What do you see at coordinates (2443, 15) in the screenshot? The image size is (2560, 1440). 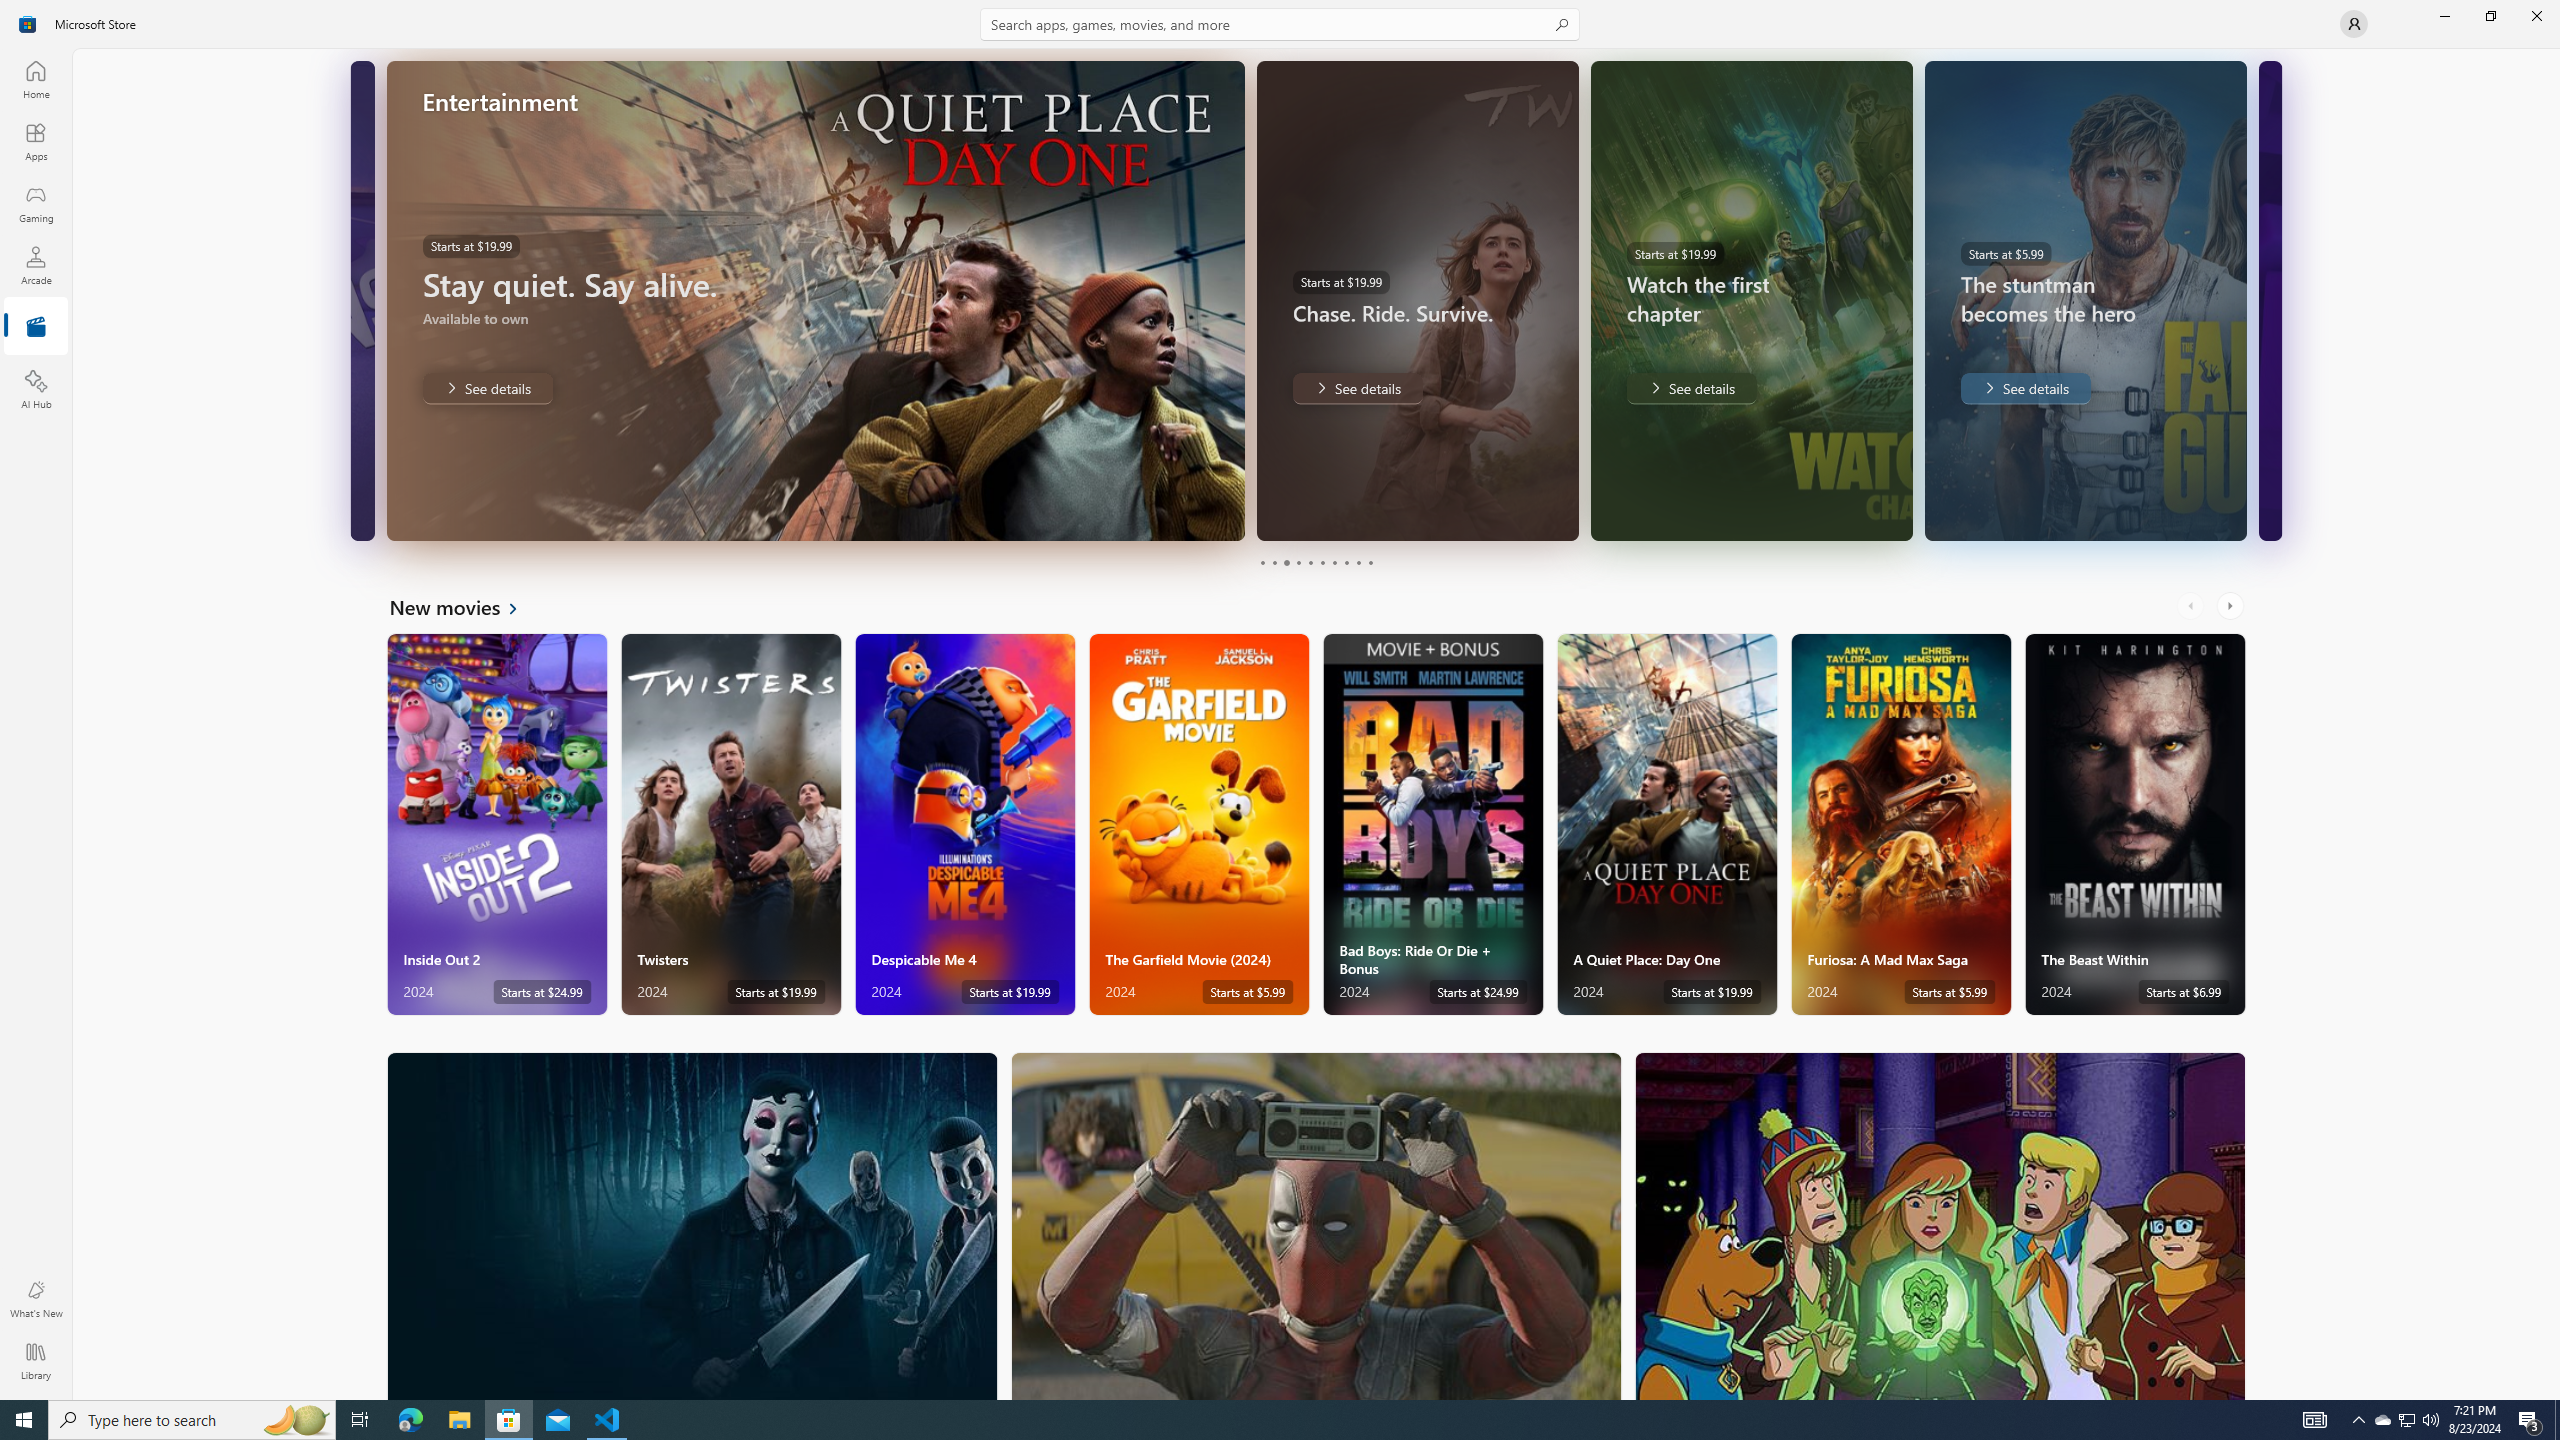 I see `'Minimize Microsoft Store'` at bounding box center [2443, 15].